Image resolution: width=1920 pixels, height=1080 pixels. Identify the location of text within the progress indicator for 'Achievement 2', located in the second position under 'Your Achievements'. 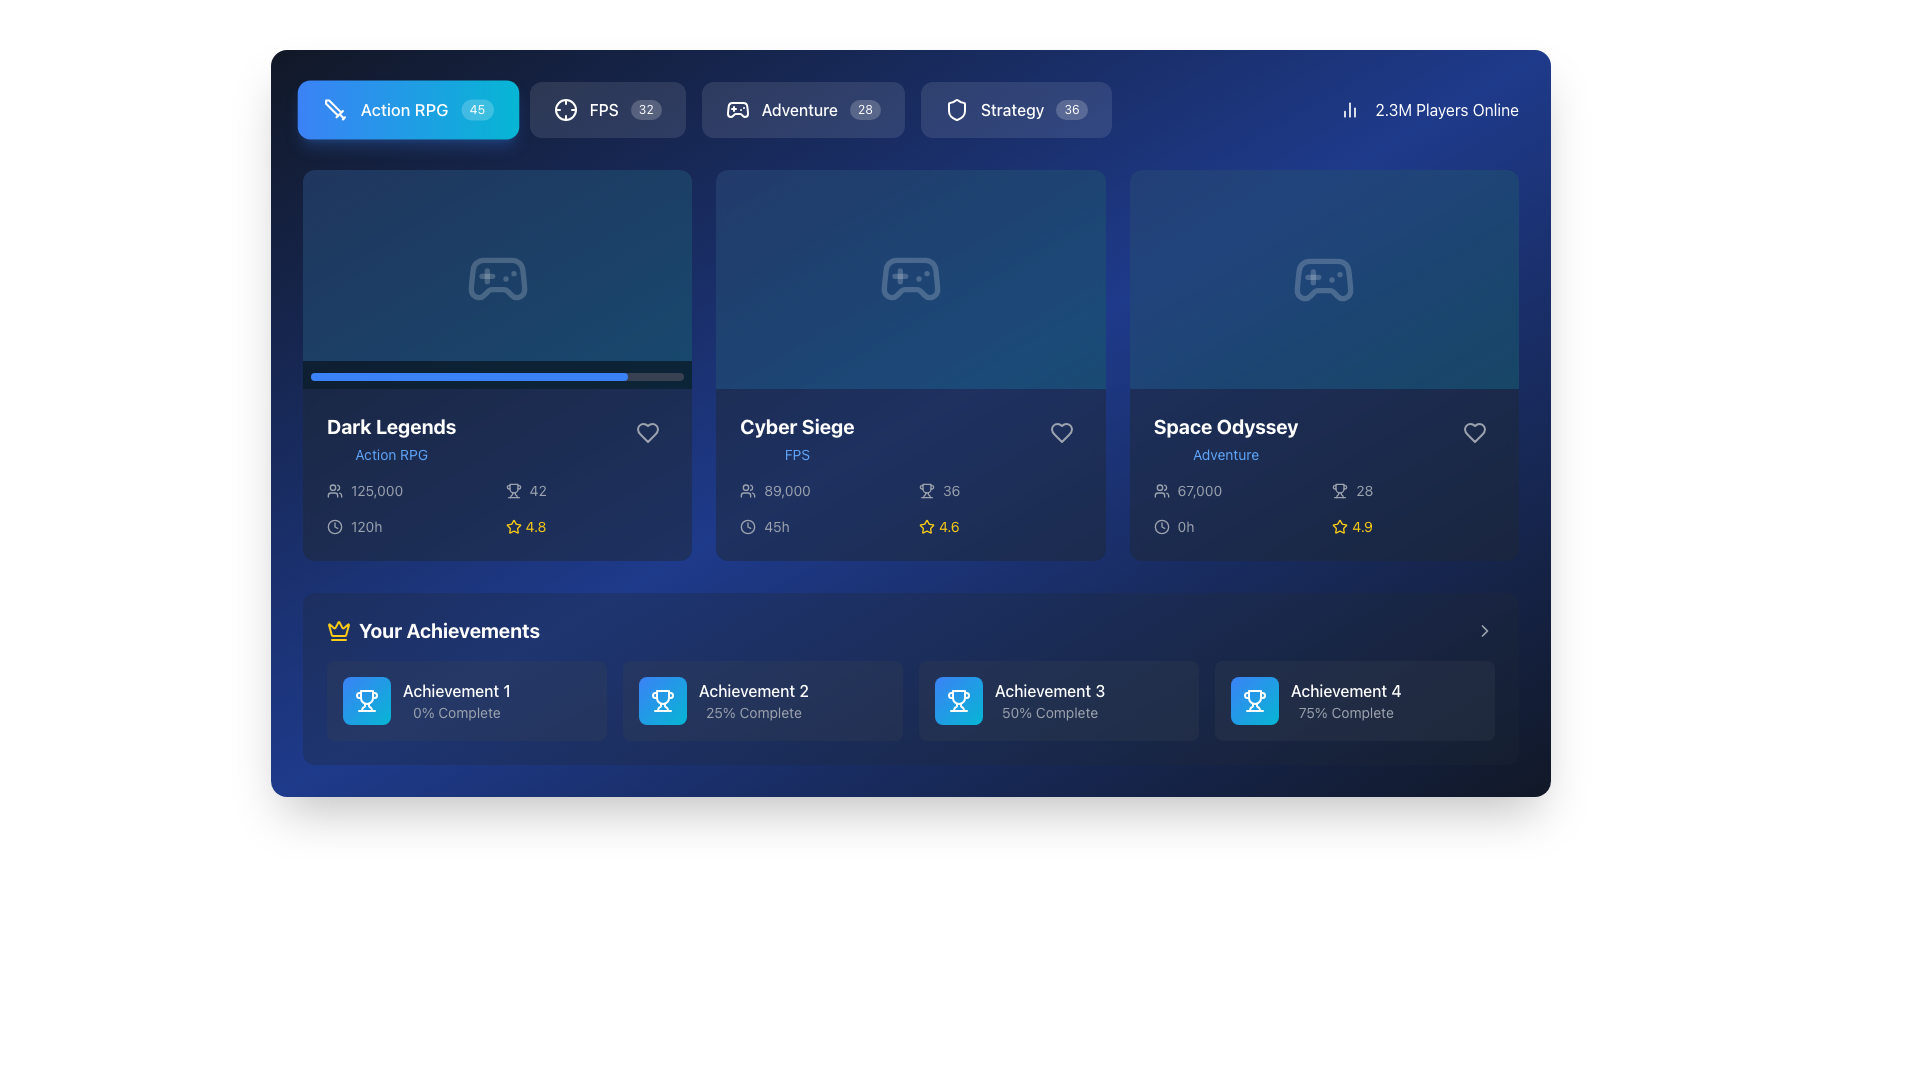
(752, 700).